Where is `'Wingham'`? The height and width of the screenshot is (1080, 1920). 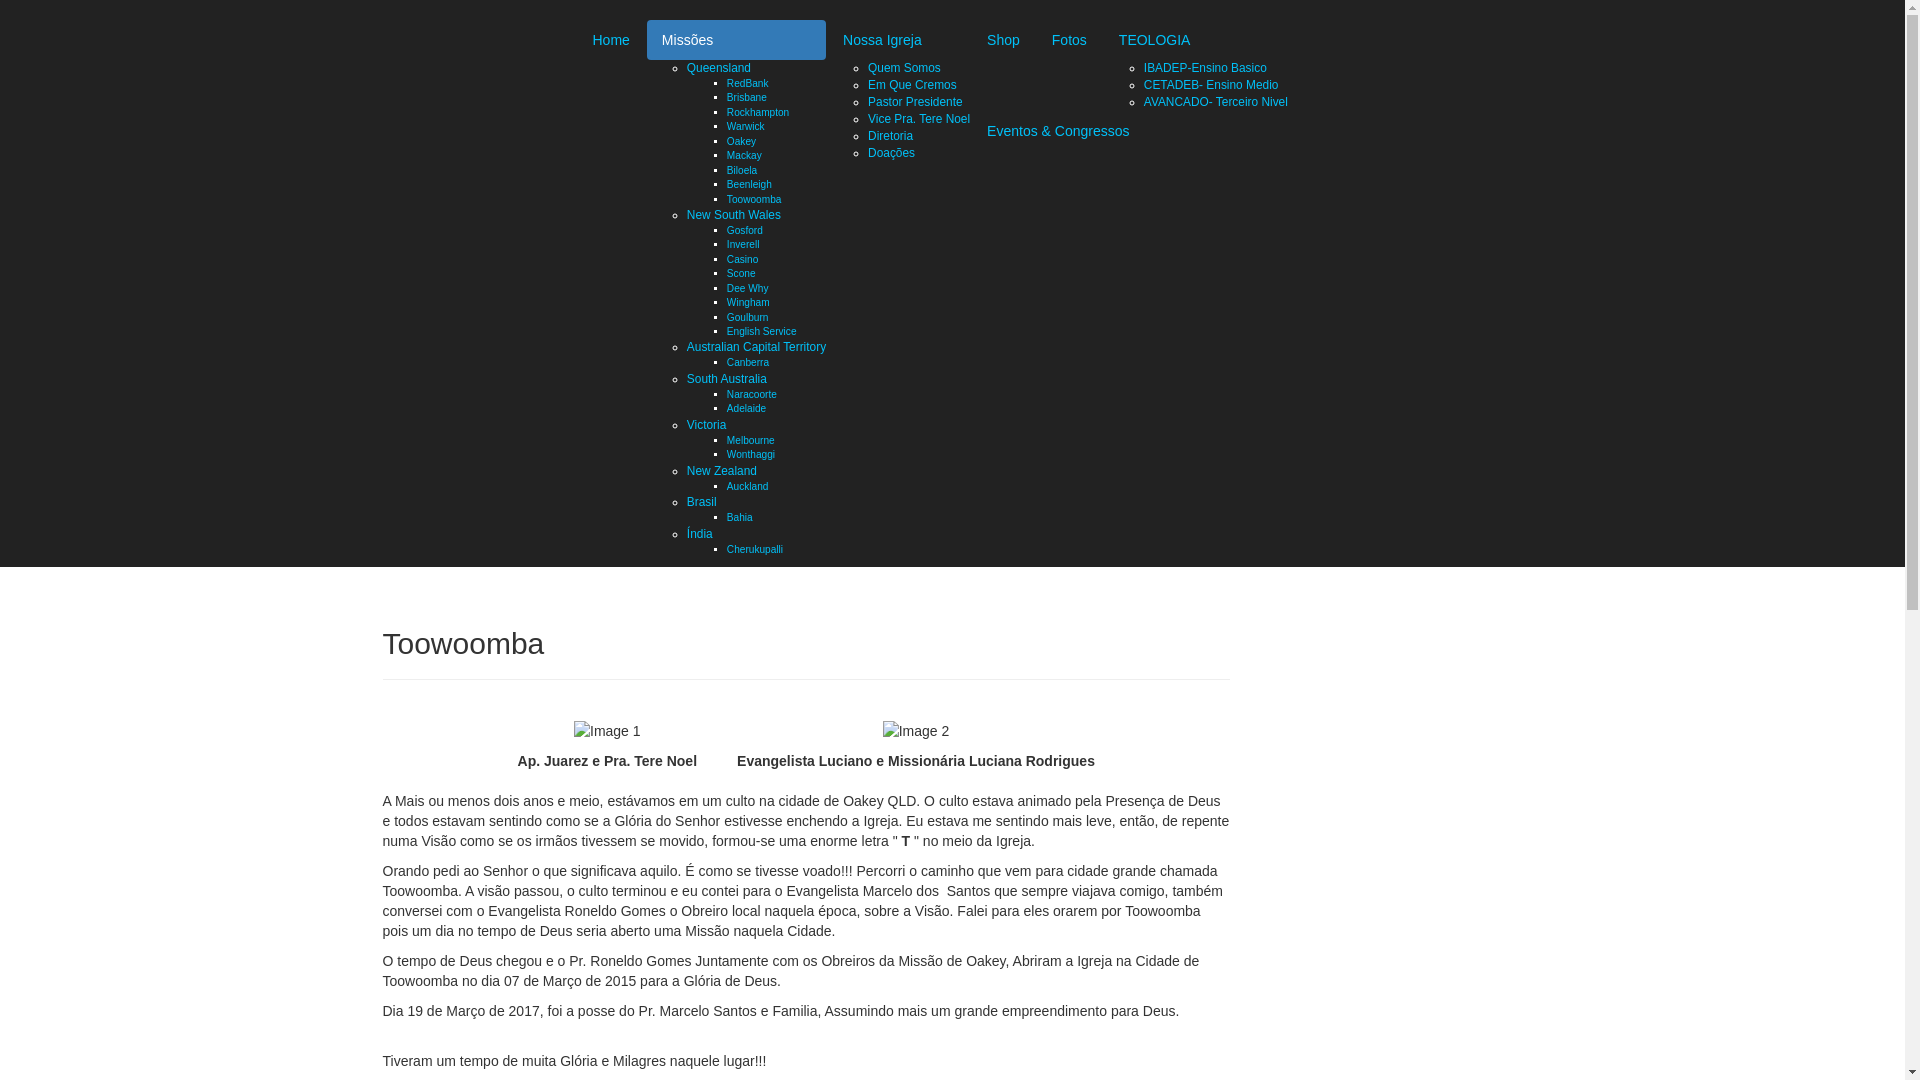 'Wingham' is located at coordinates (747, 302).